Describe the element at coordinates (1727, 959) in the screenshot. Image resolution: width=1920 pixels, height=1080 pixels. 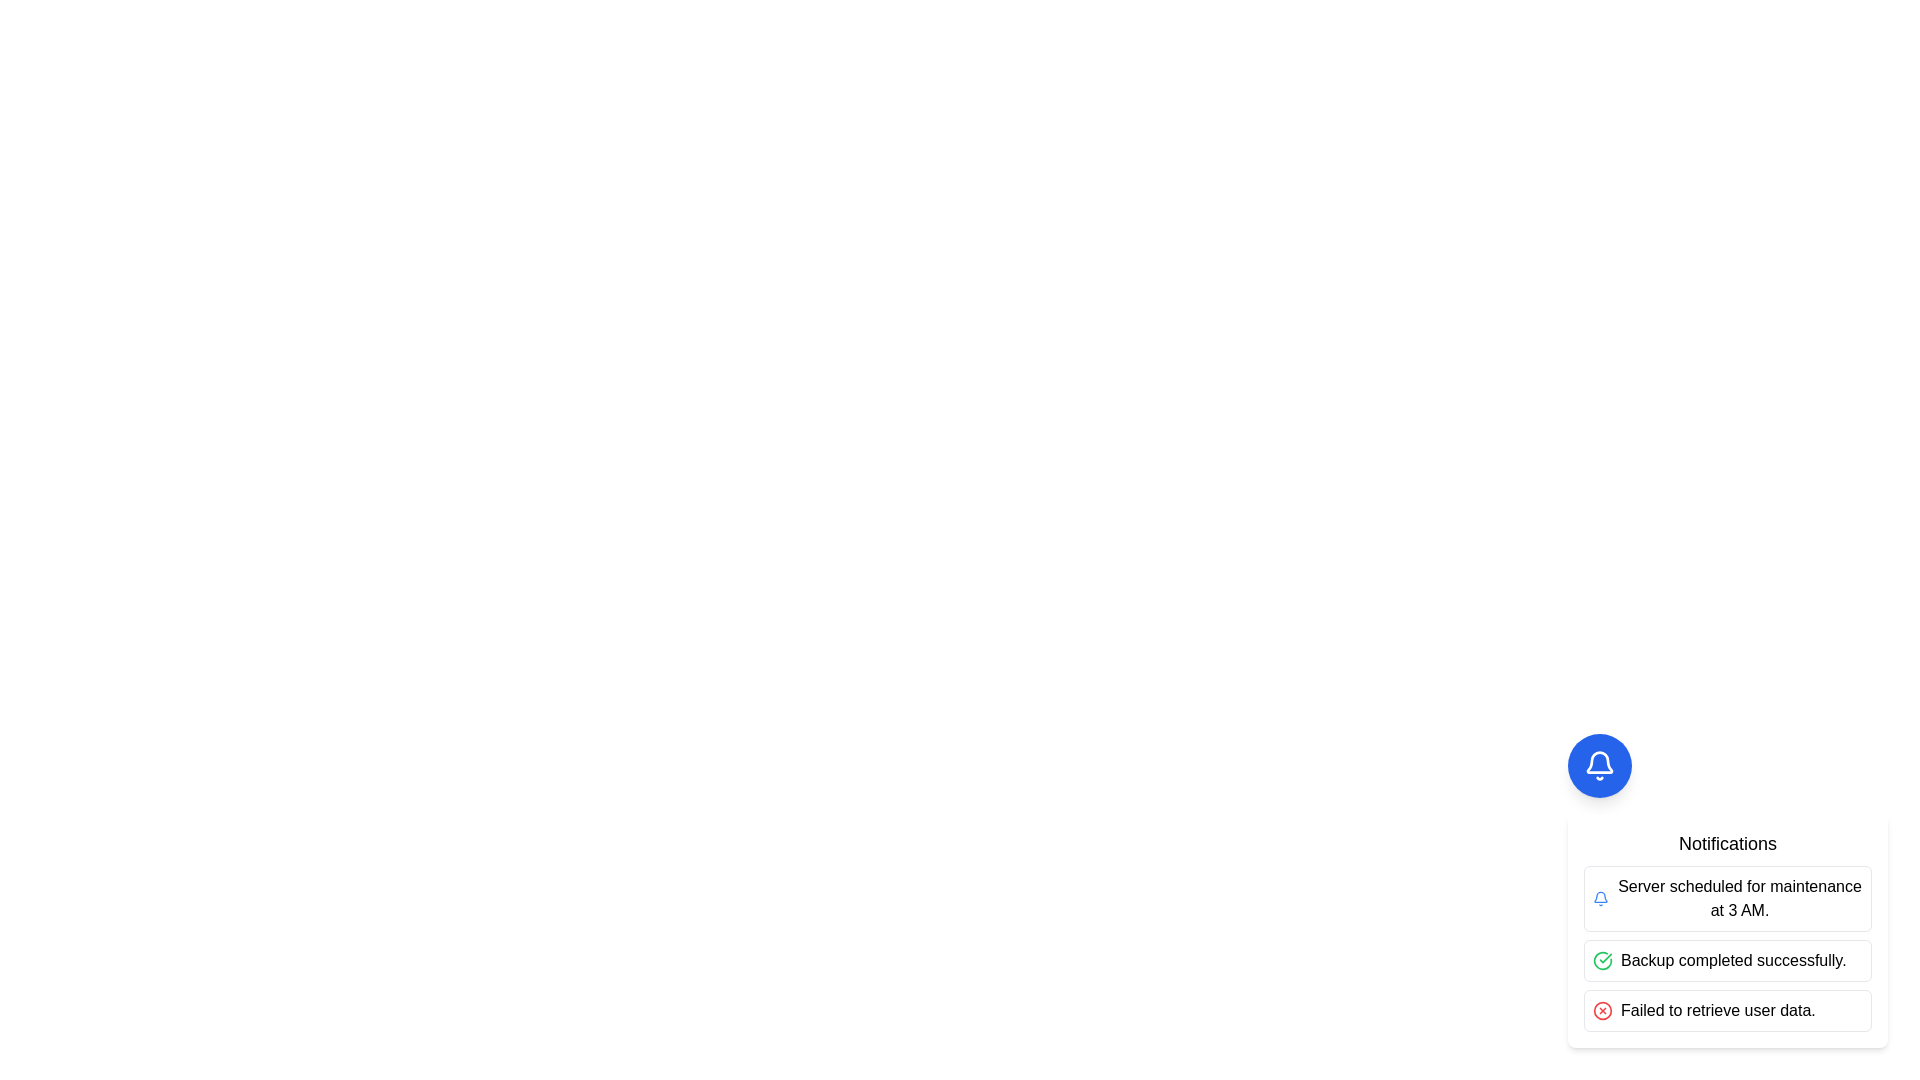
I see `text of the informational message component indicating the successful completion of a backup operation, located between the maintenance notification and the user data retrieval failure message` at that location.